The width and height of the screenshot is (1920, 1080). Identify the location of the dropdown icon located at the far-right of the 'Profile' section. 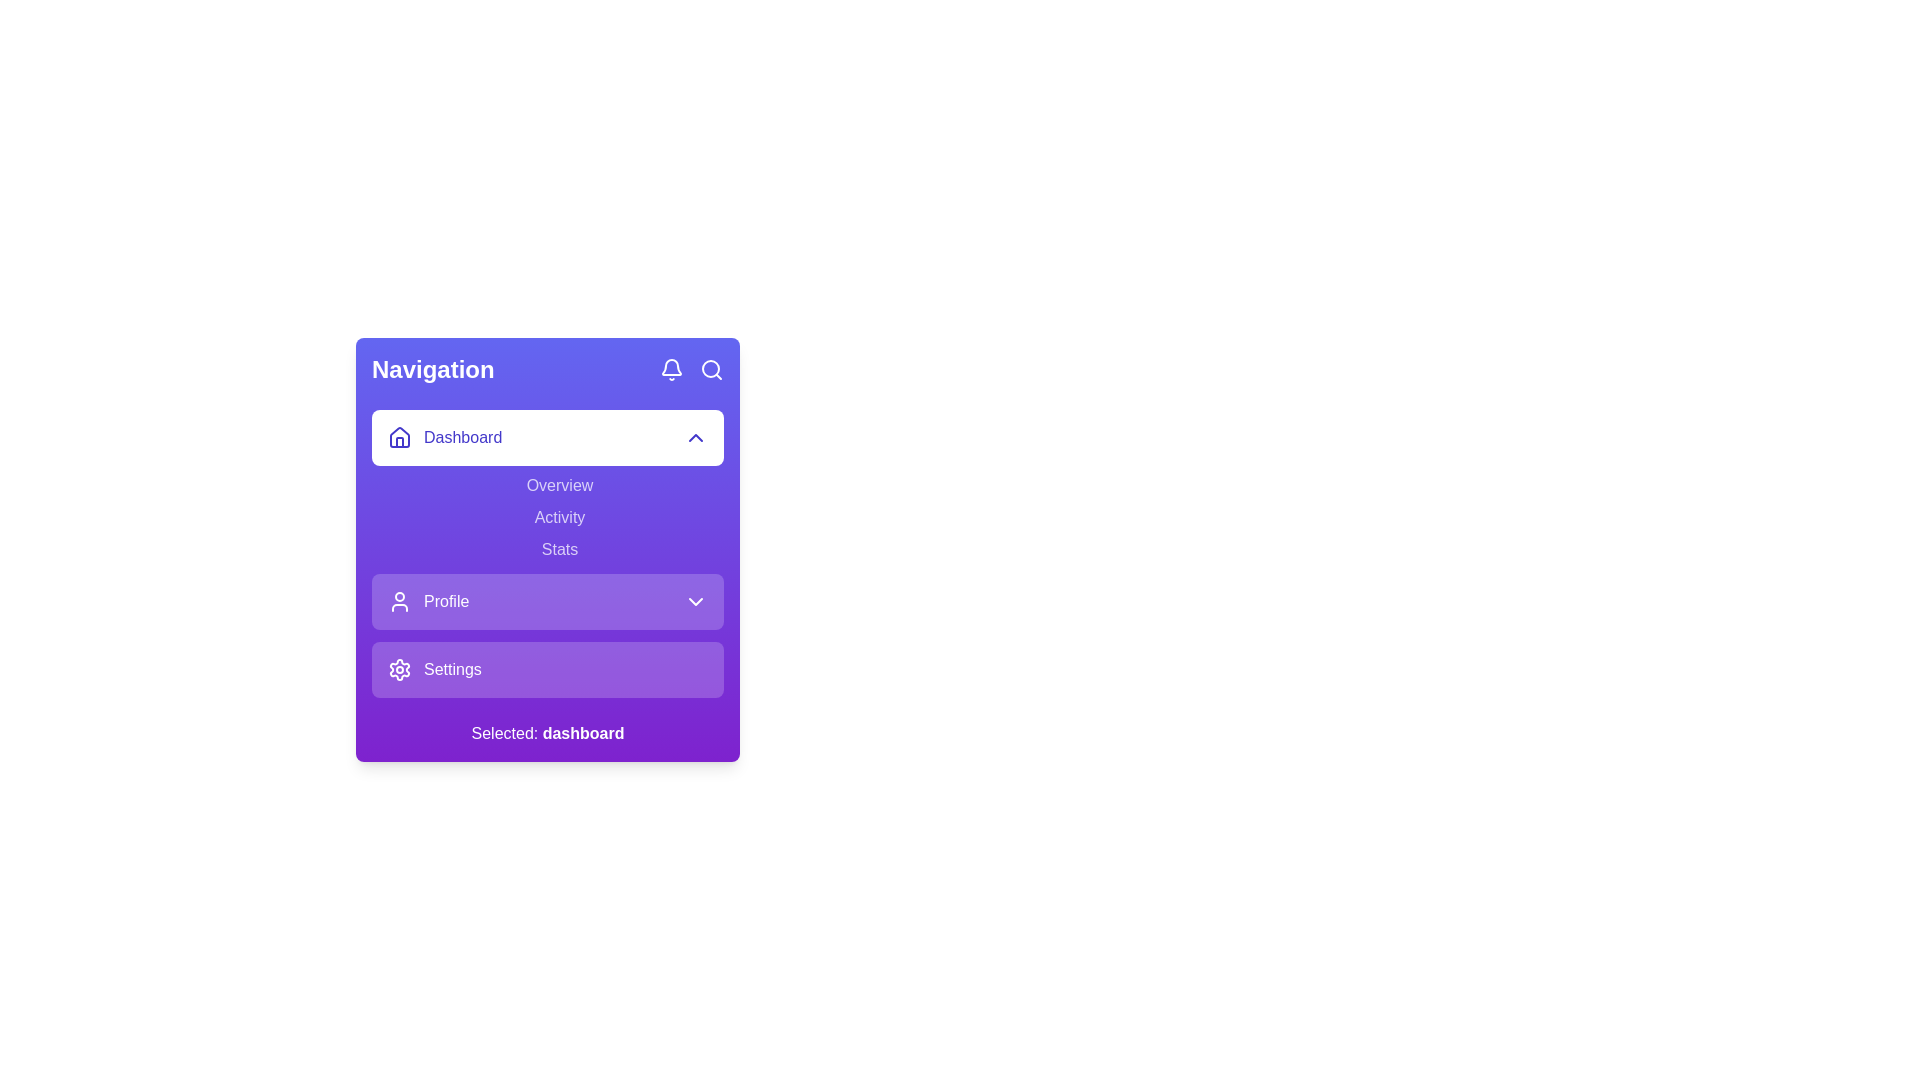
(696, 600).